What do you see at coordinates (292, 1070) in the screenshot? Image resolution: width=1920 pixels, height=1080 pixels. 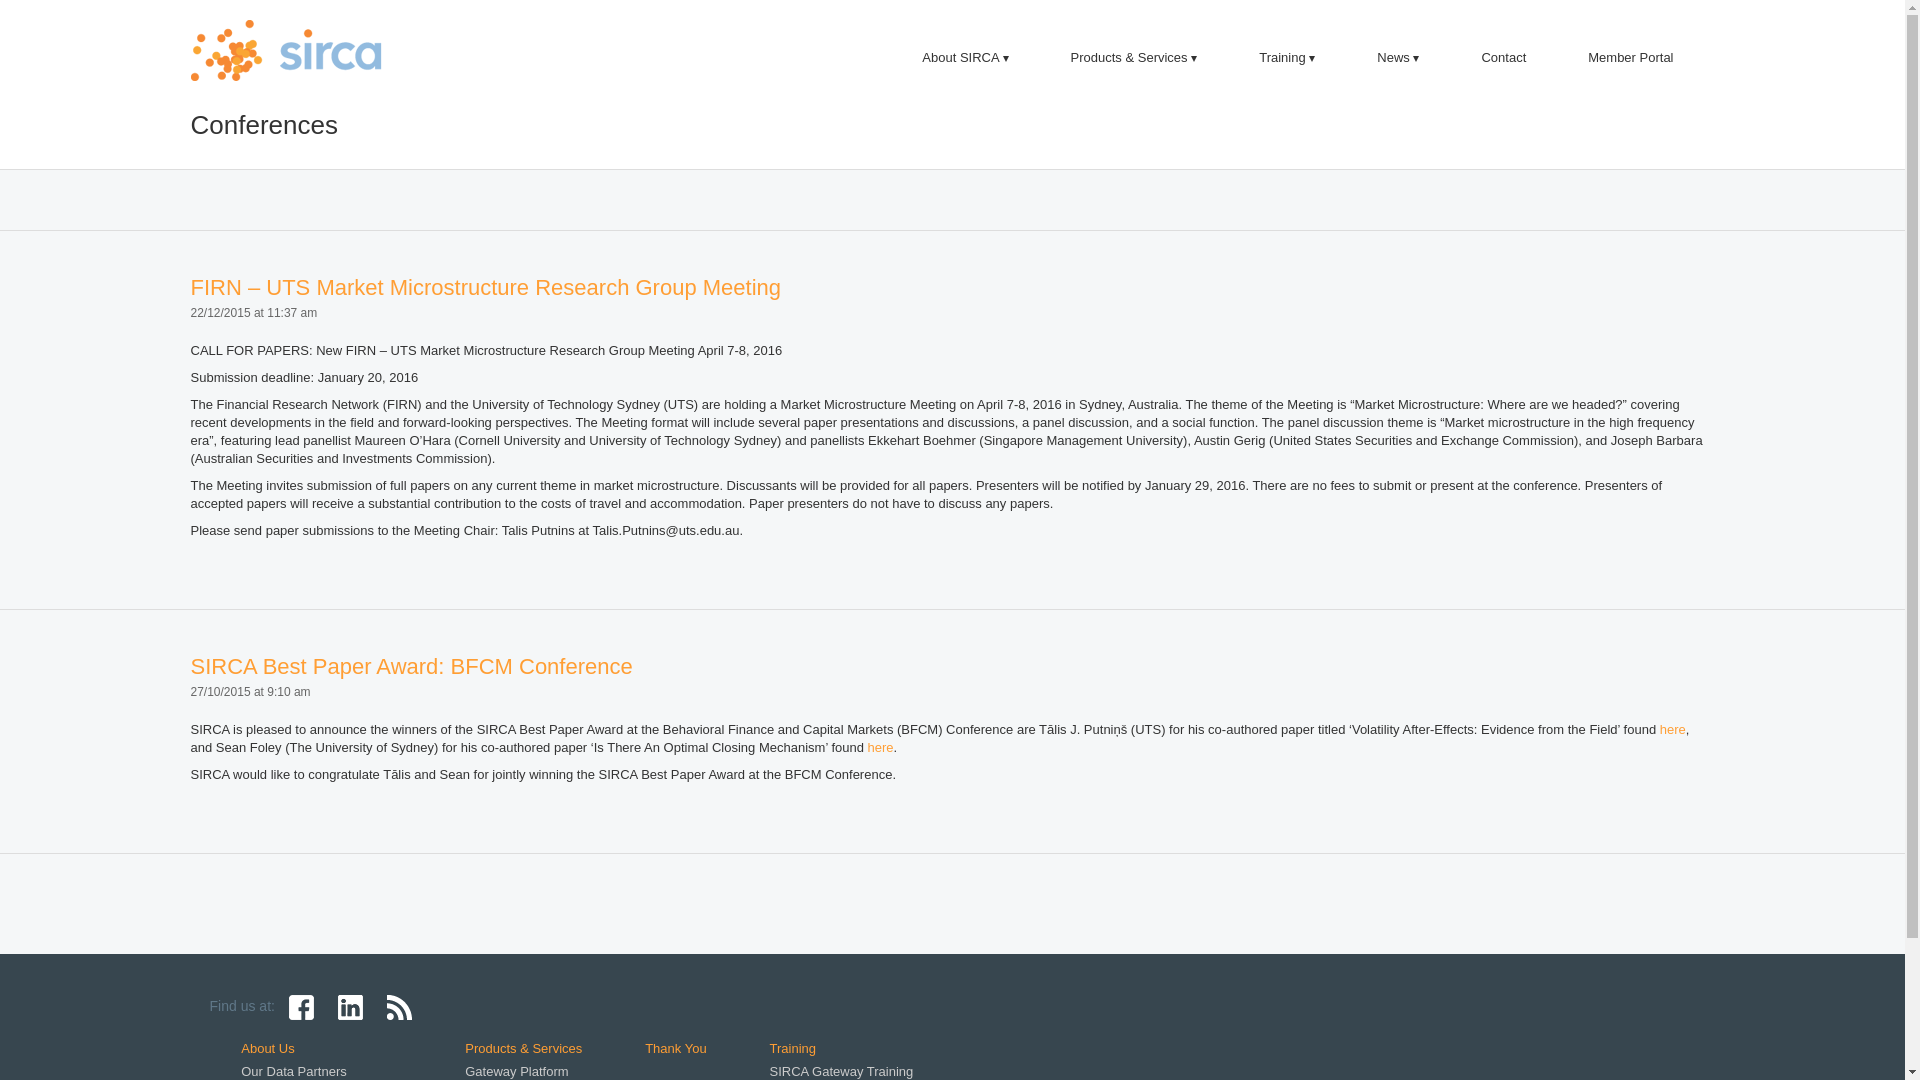 I see `'Our Data Partners'` at bounding box center [292, 1070].